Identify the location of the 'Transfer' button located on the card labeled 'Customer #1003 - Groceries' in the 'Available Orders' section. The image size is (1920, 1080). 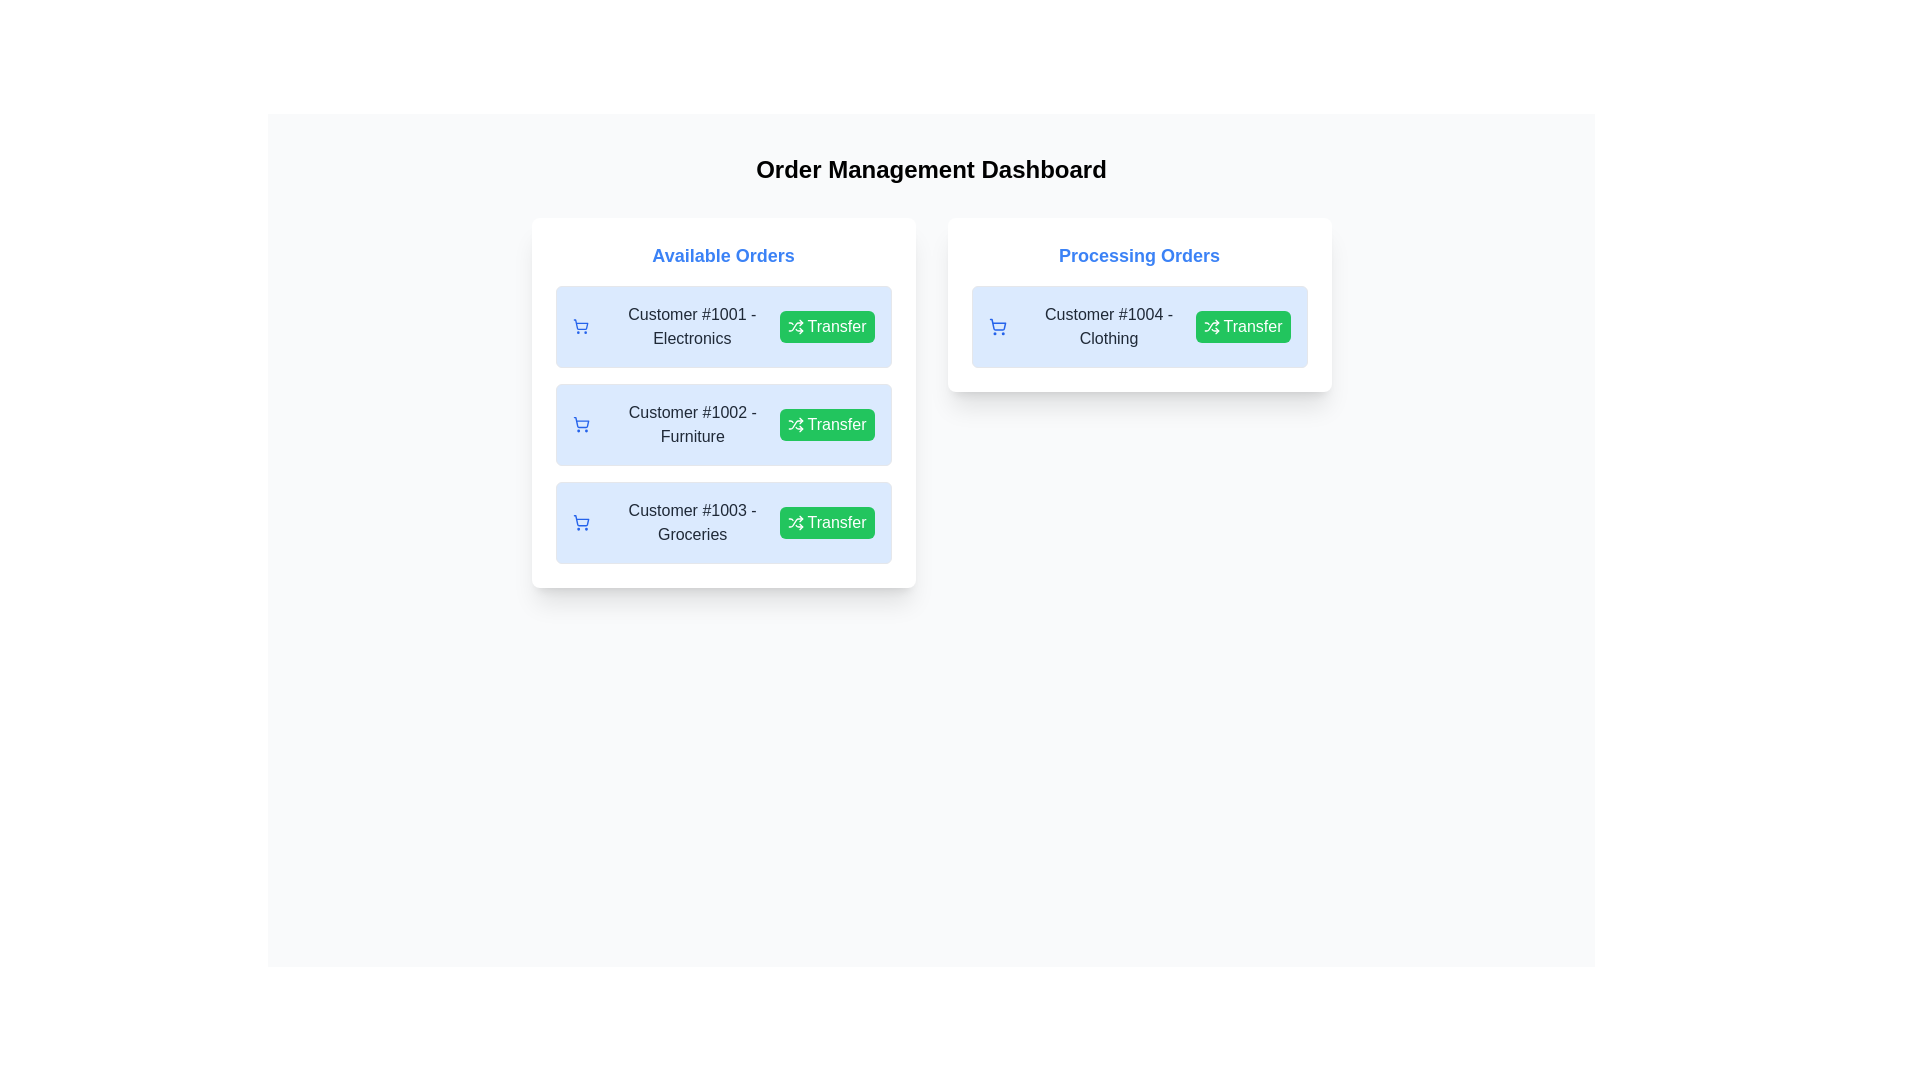
(826, 522).